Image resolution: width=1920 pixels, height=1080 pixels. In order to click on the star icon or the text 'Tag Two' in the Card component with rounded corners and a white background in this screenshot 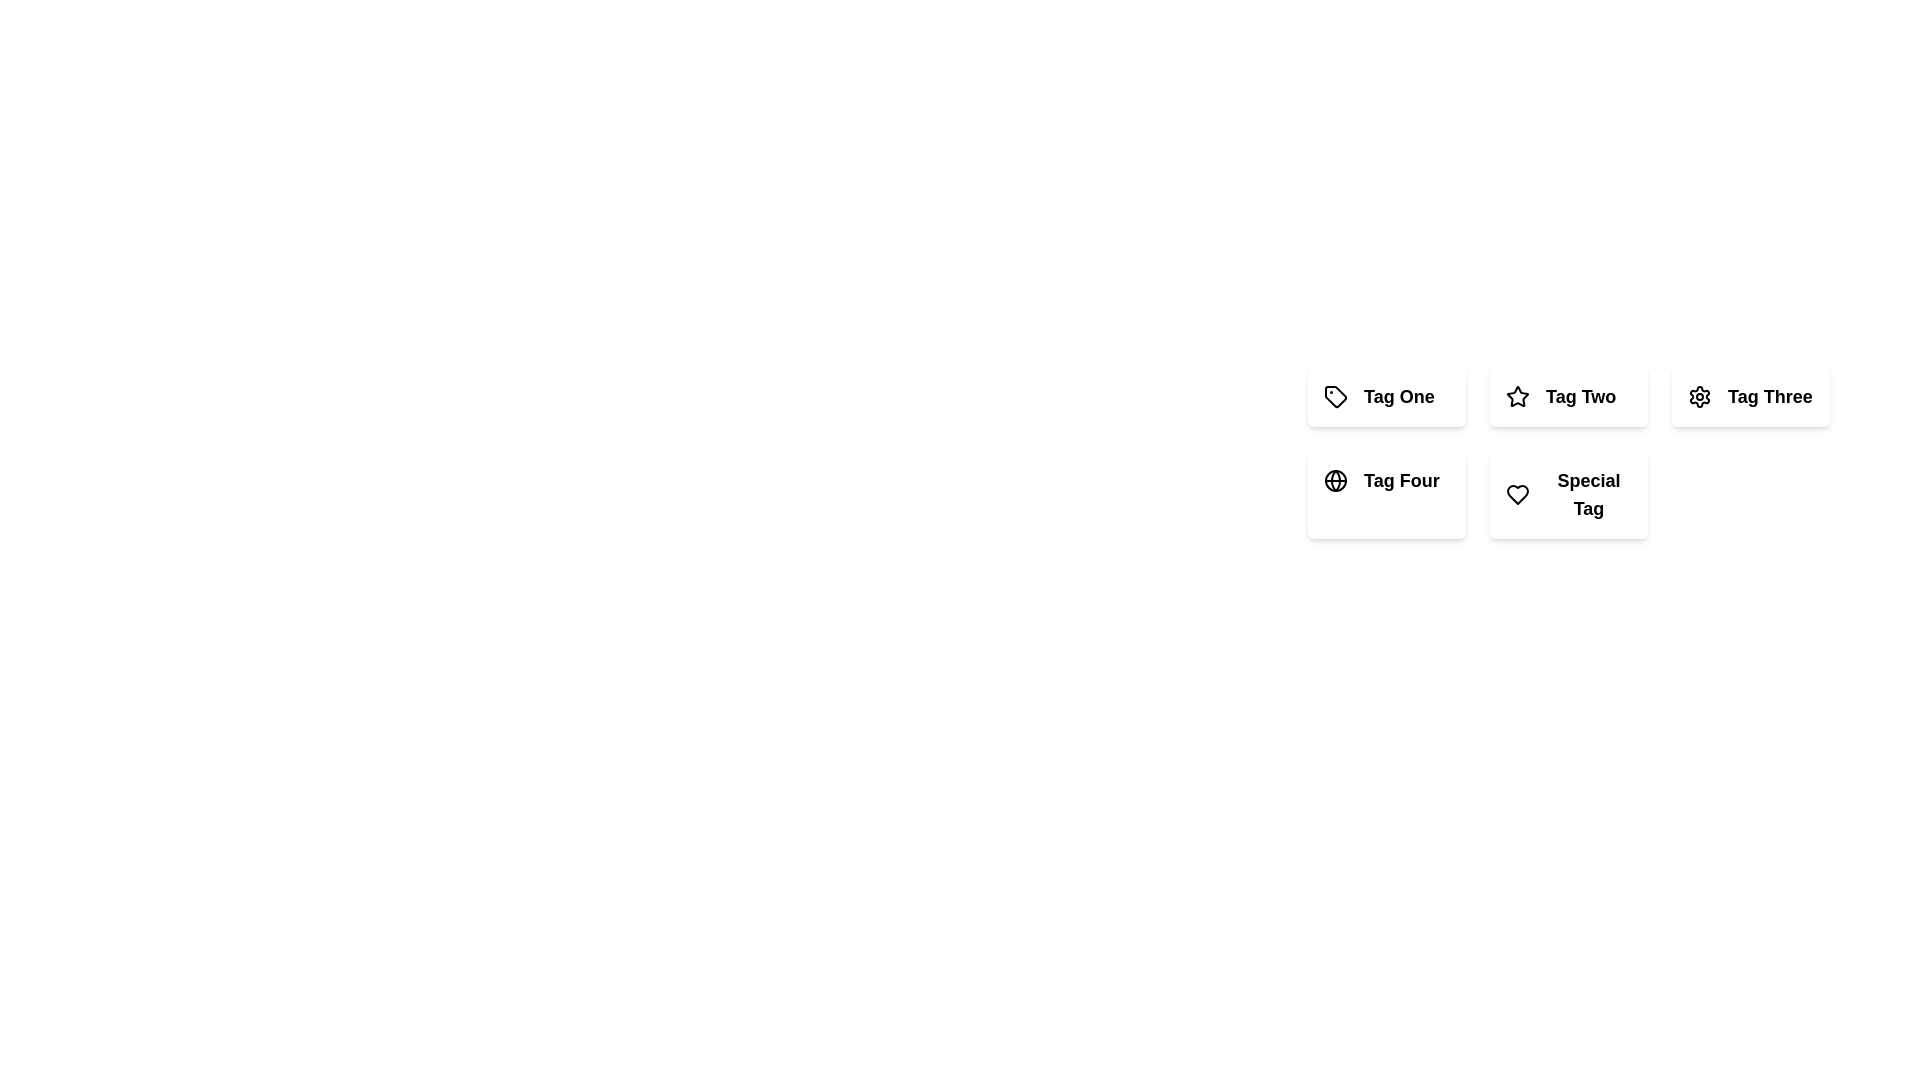, I will do `click(1568, 397)`.